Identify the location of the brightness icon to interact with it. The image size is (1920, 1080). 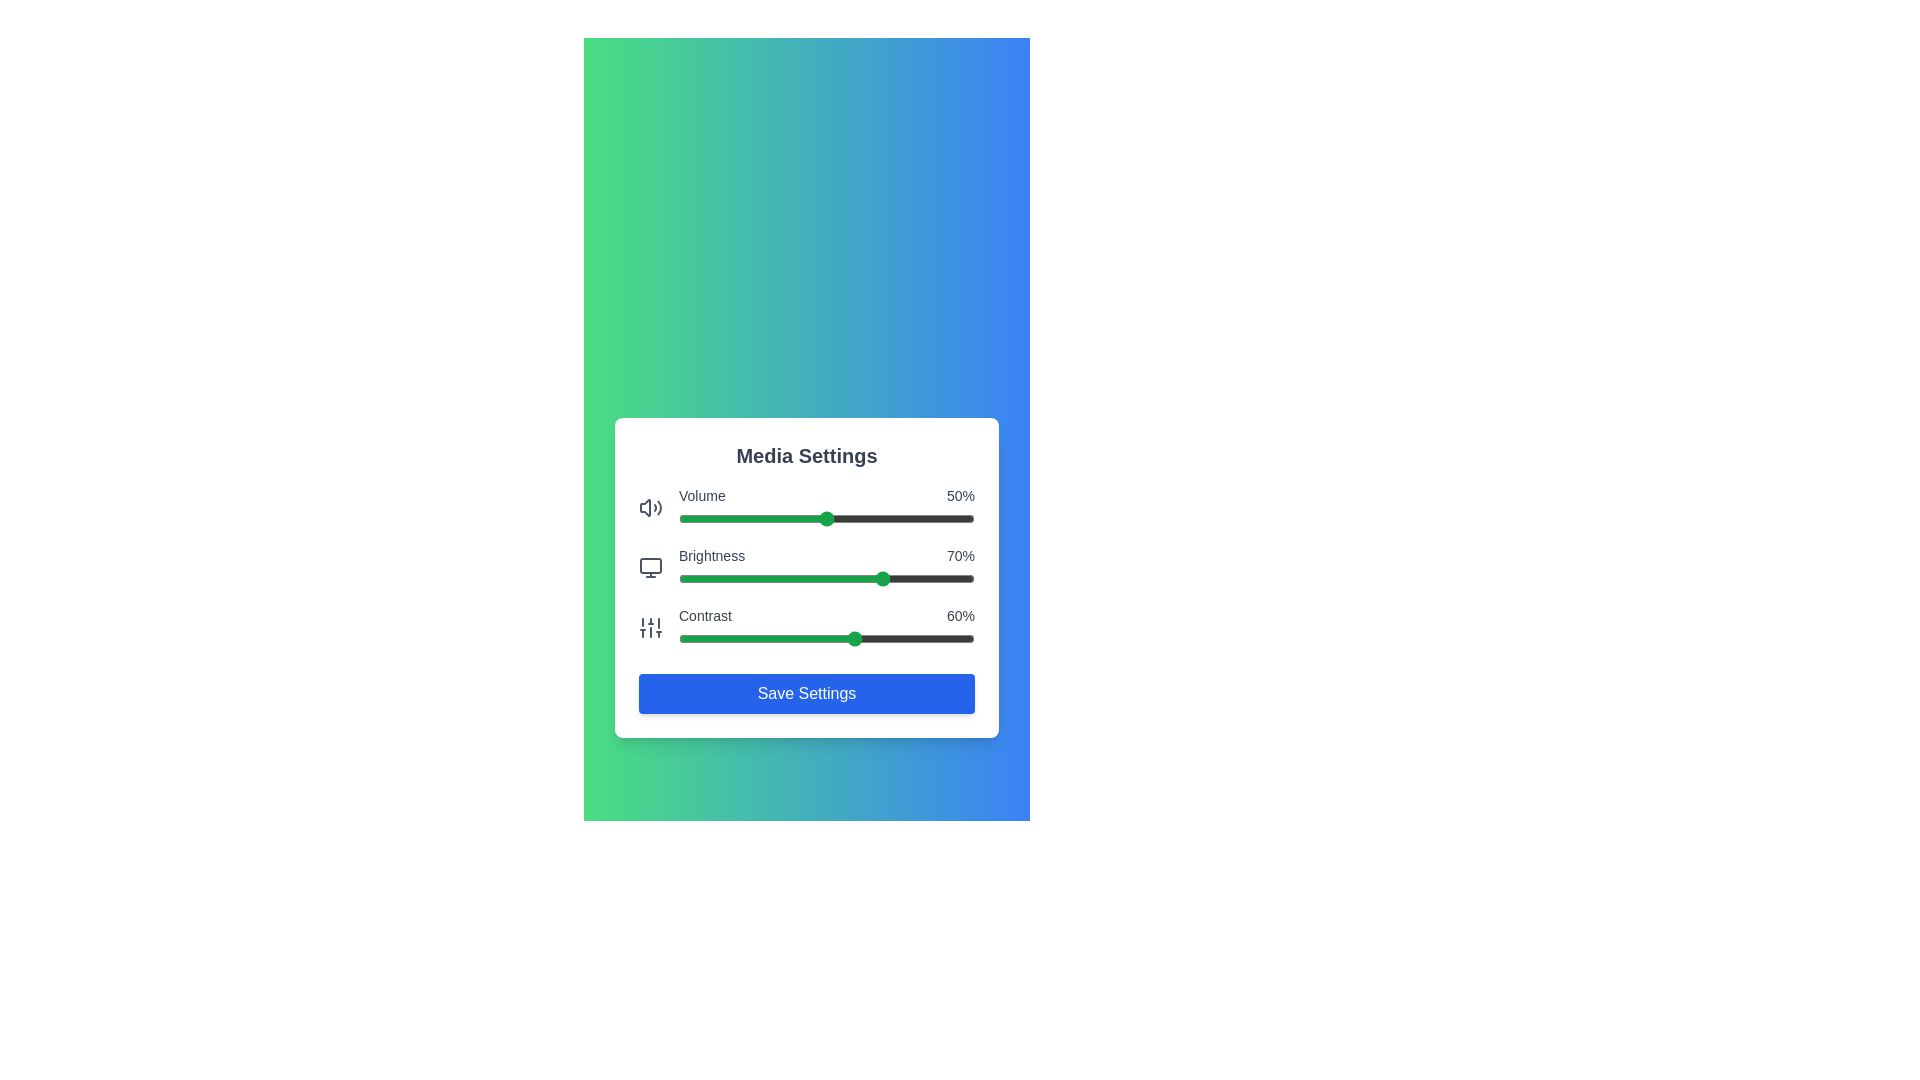
(651, 567).